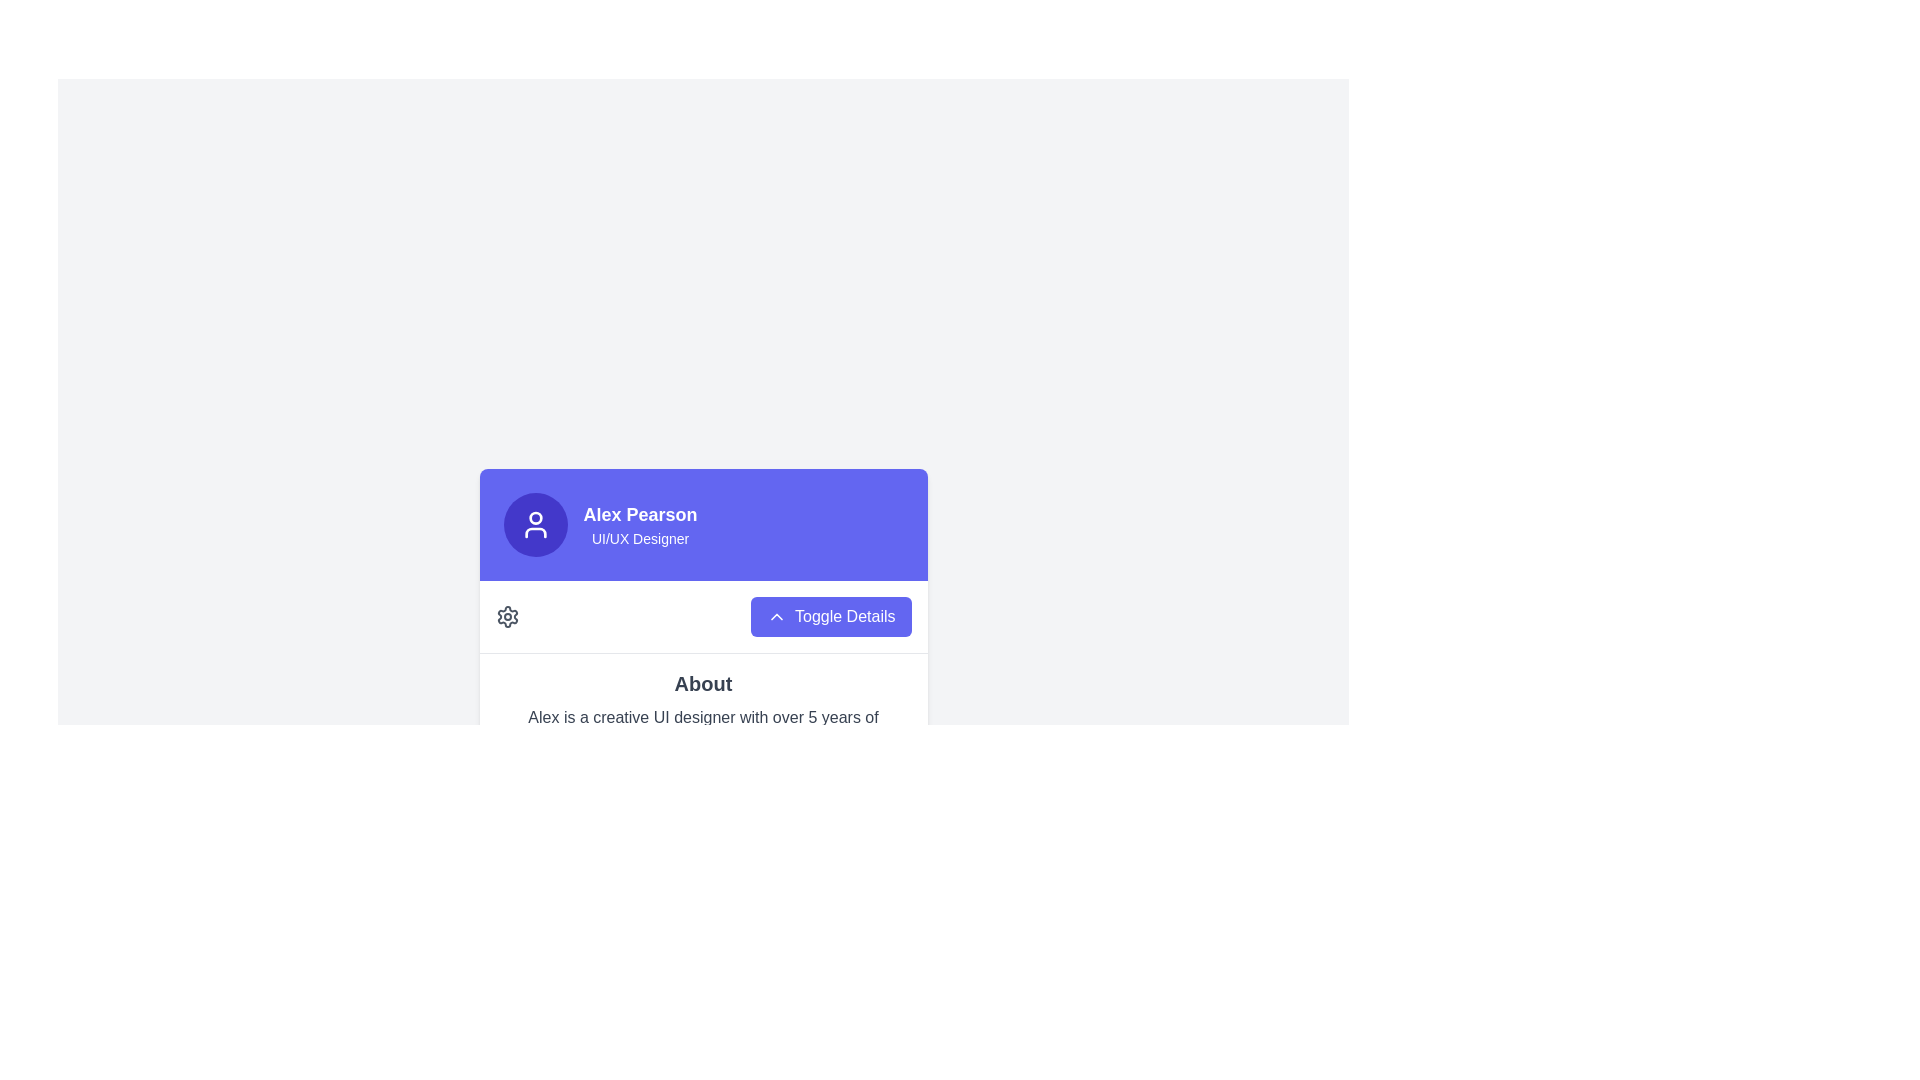  I want to click on the text block element displaying 'Alex Pearson' and 'UI/UX Designer' within the blue rectangular area, located to the right of the circular icon, so click(640, 523).